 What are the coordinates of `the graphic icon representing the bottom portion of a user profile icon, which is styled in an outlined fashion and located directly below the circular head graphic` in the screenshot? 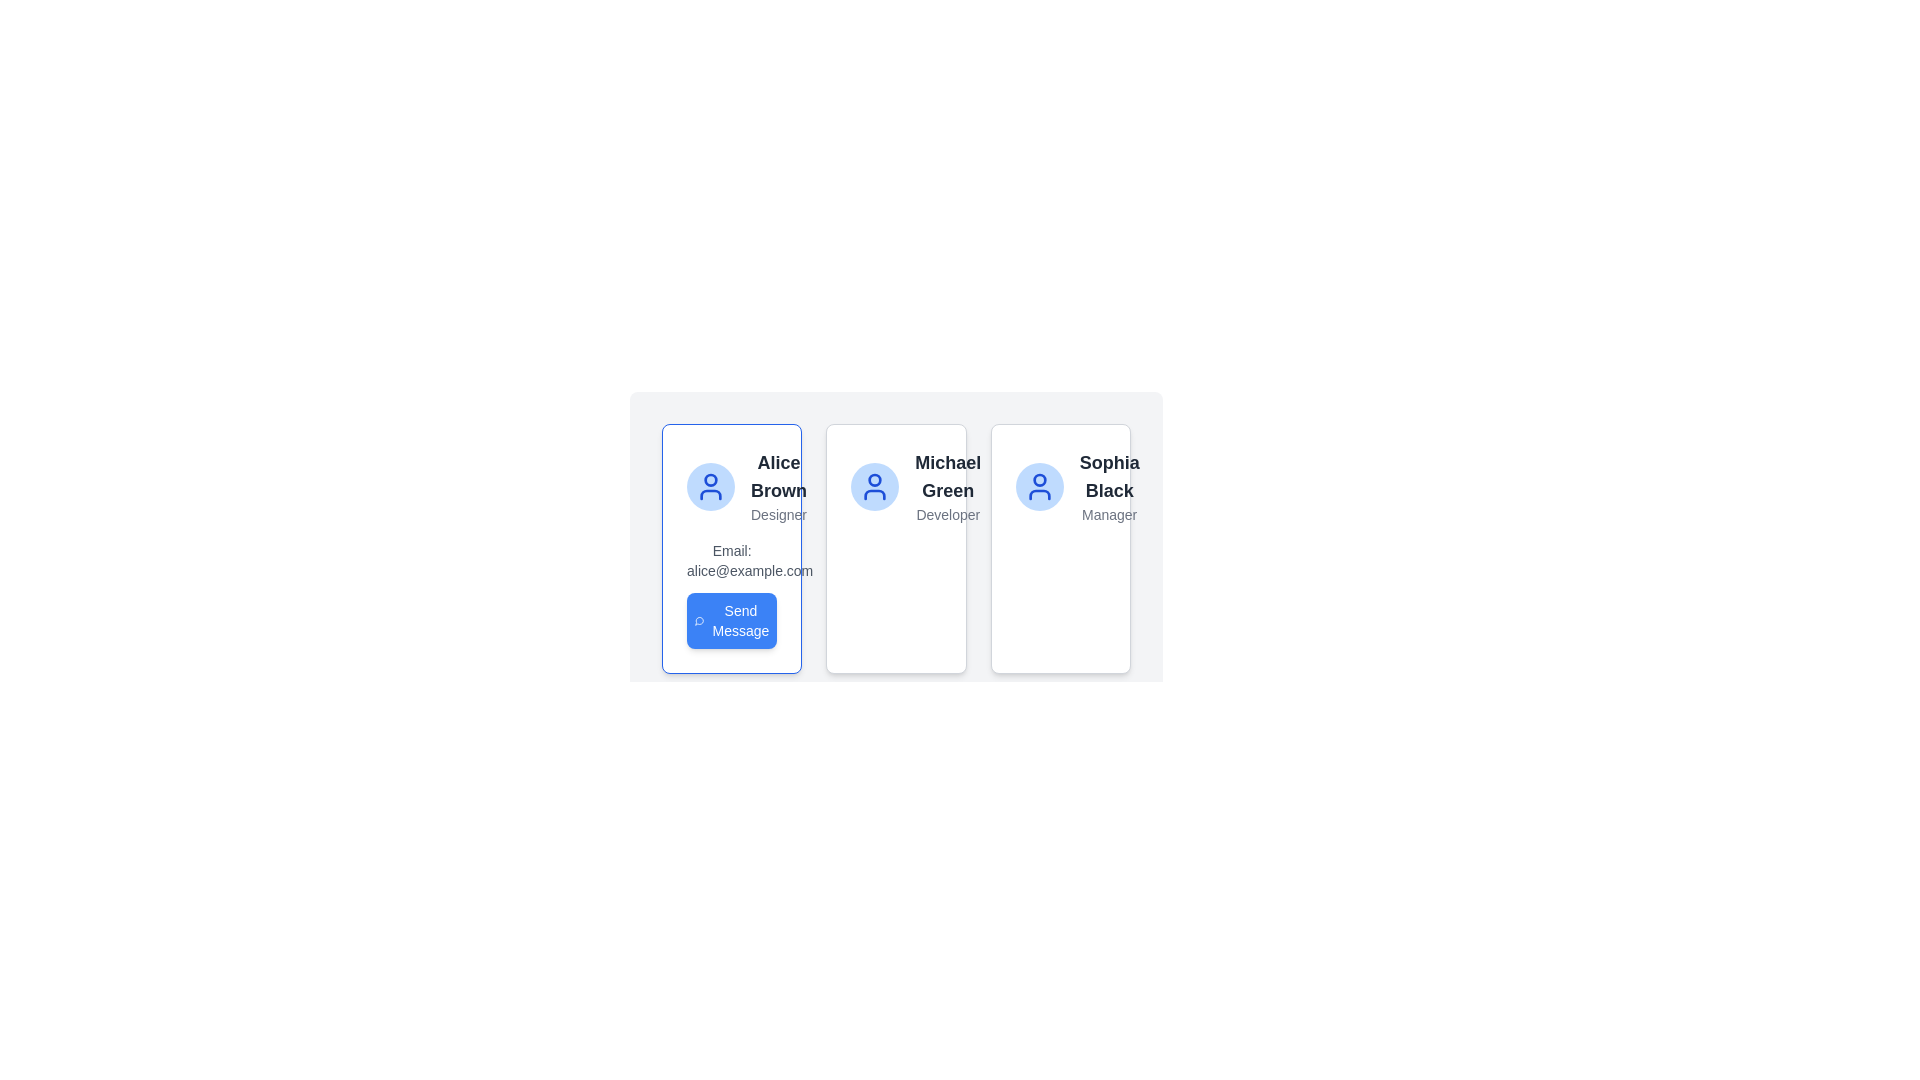 It's located at (710, 494).